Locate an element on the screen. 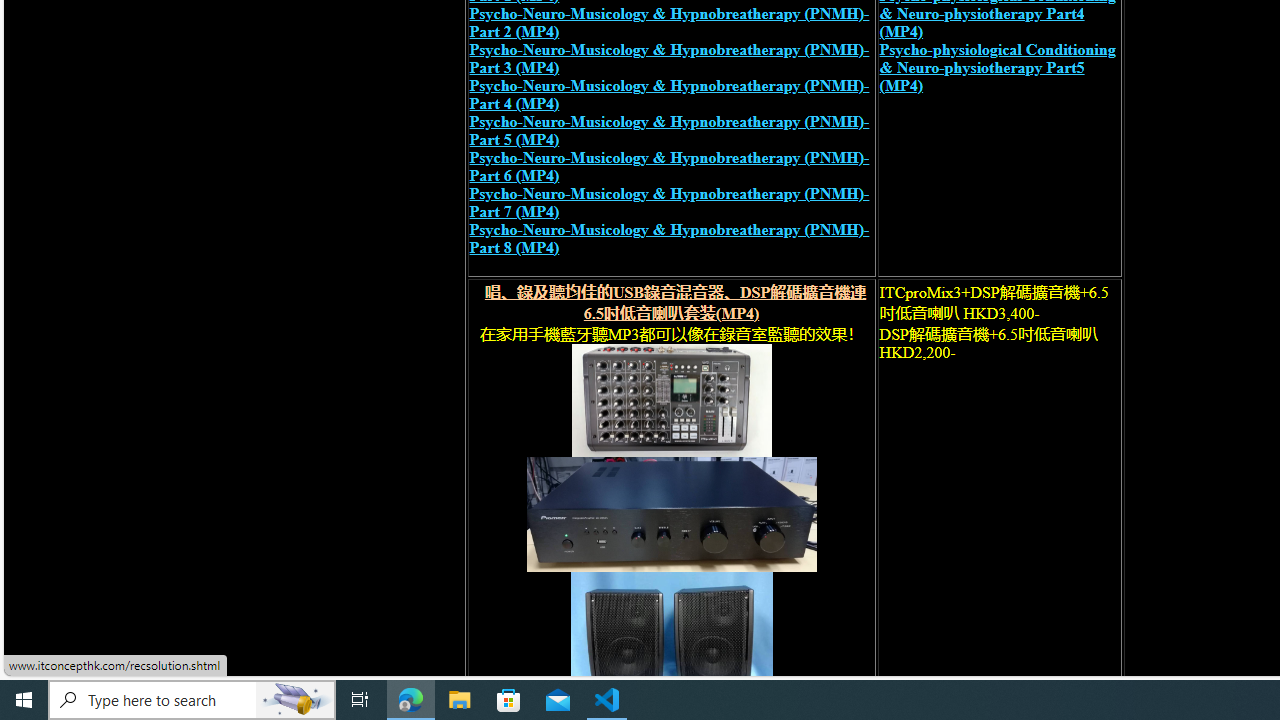 The image size is (1280, 720). 'recording mixer' is located at coordinates (671, 400).